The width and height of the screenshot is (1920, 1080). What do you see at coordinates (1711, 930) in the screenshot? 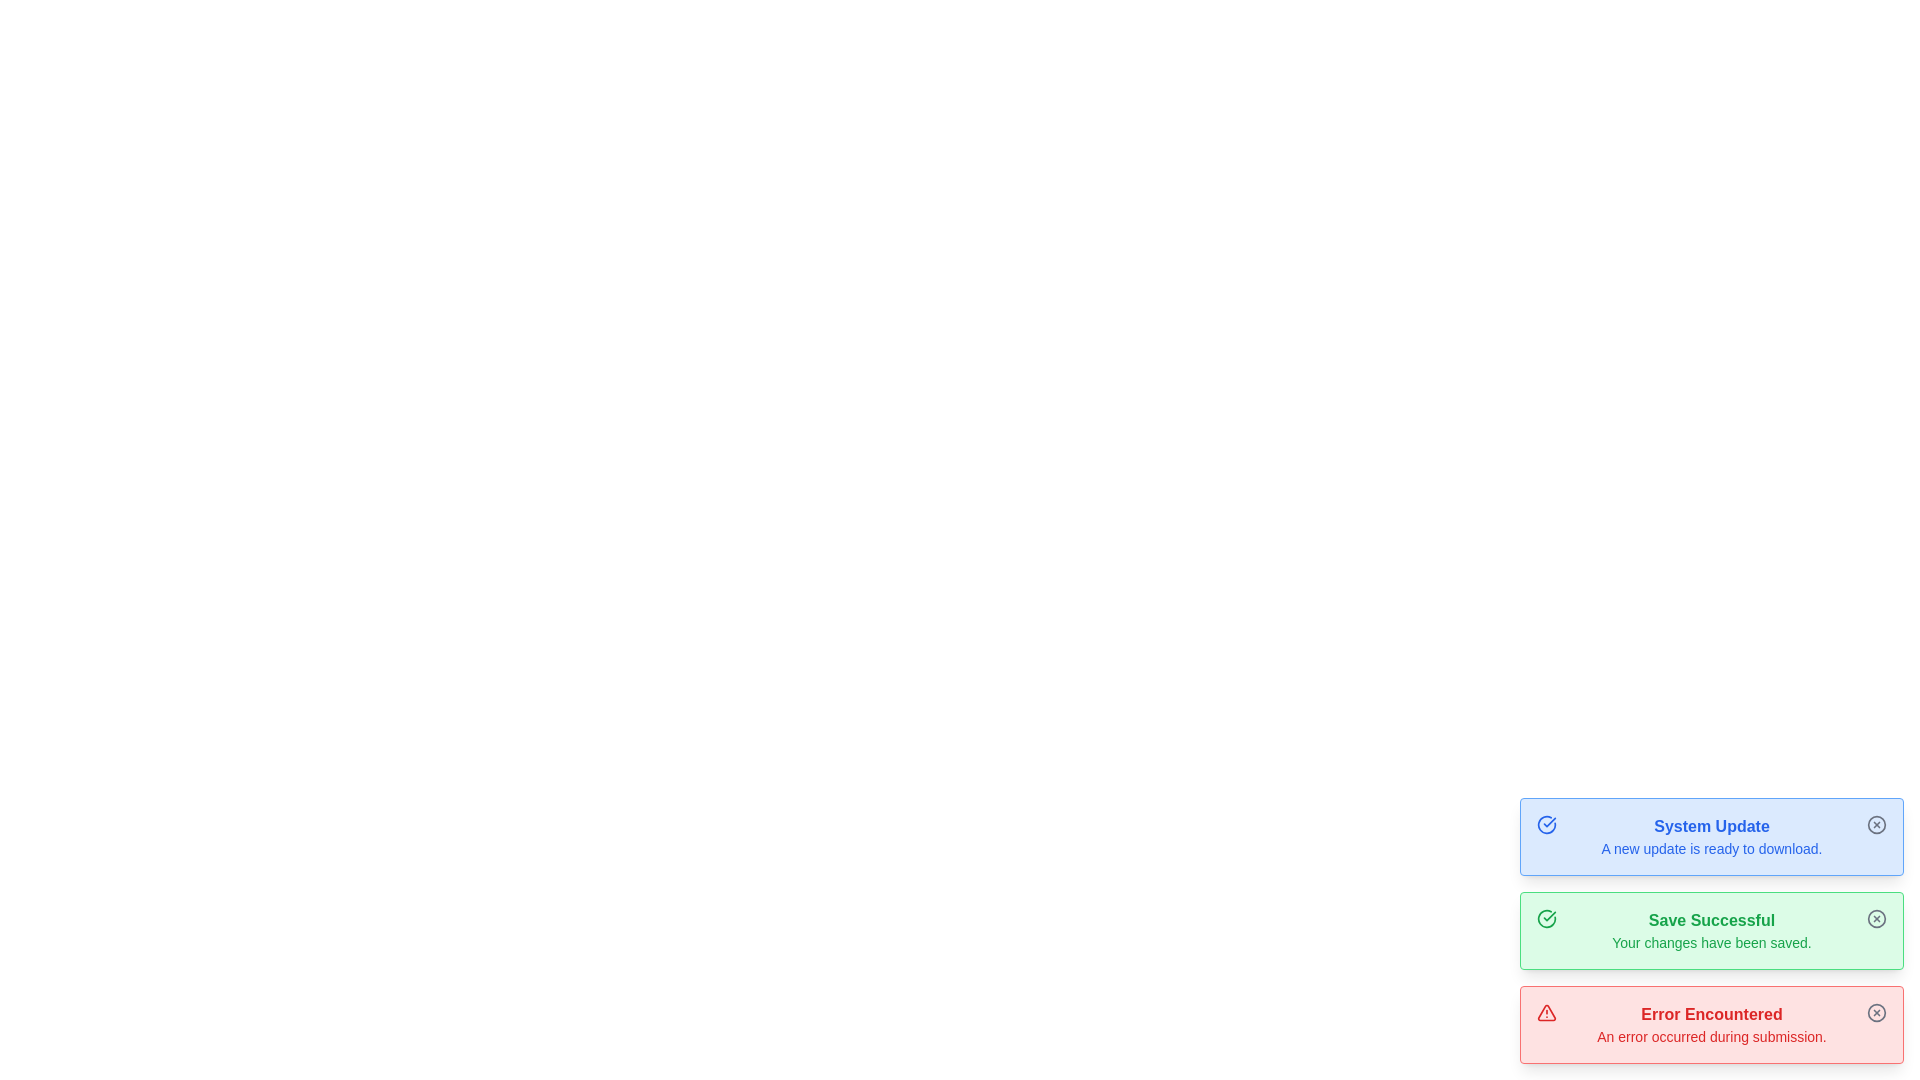
I see `the confirmation message notification indicating that changes have been saved successfully, located between the 'System Update' and 'Error Encountered' notifications` at bounding box center [1711, 930].